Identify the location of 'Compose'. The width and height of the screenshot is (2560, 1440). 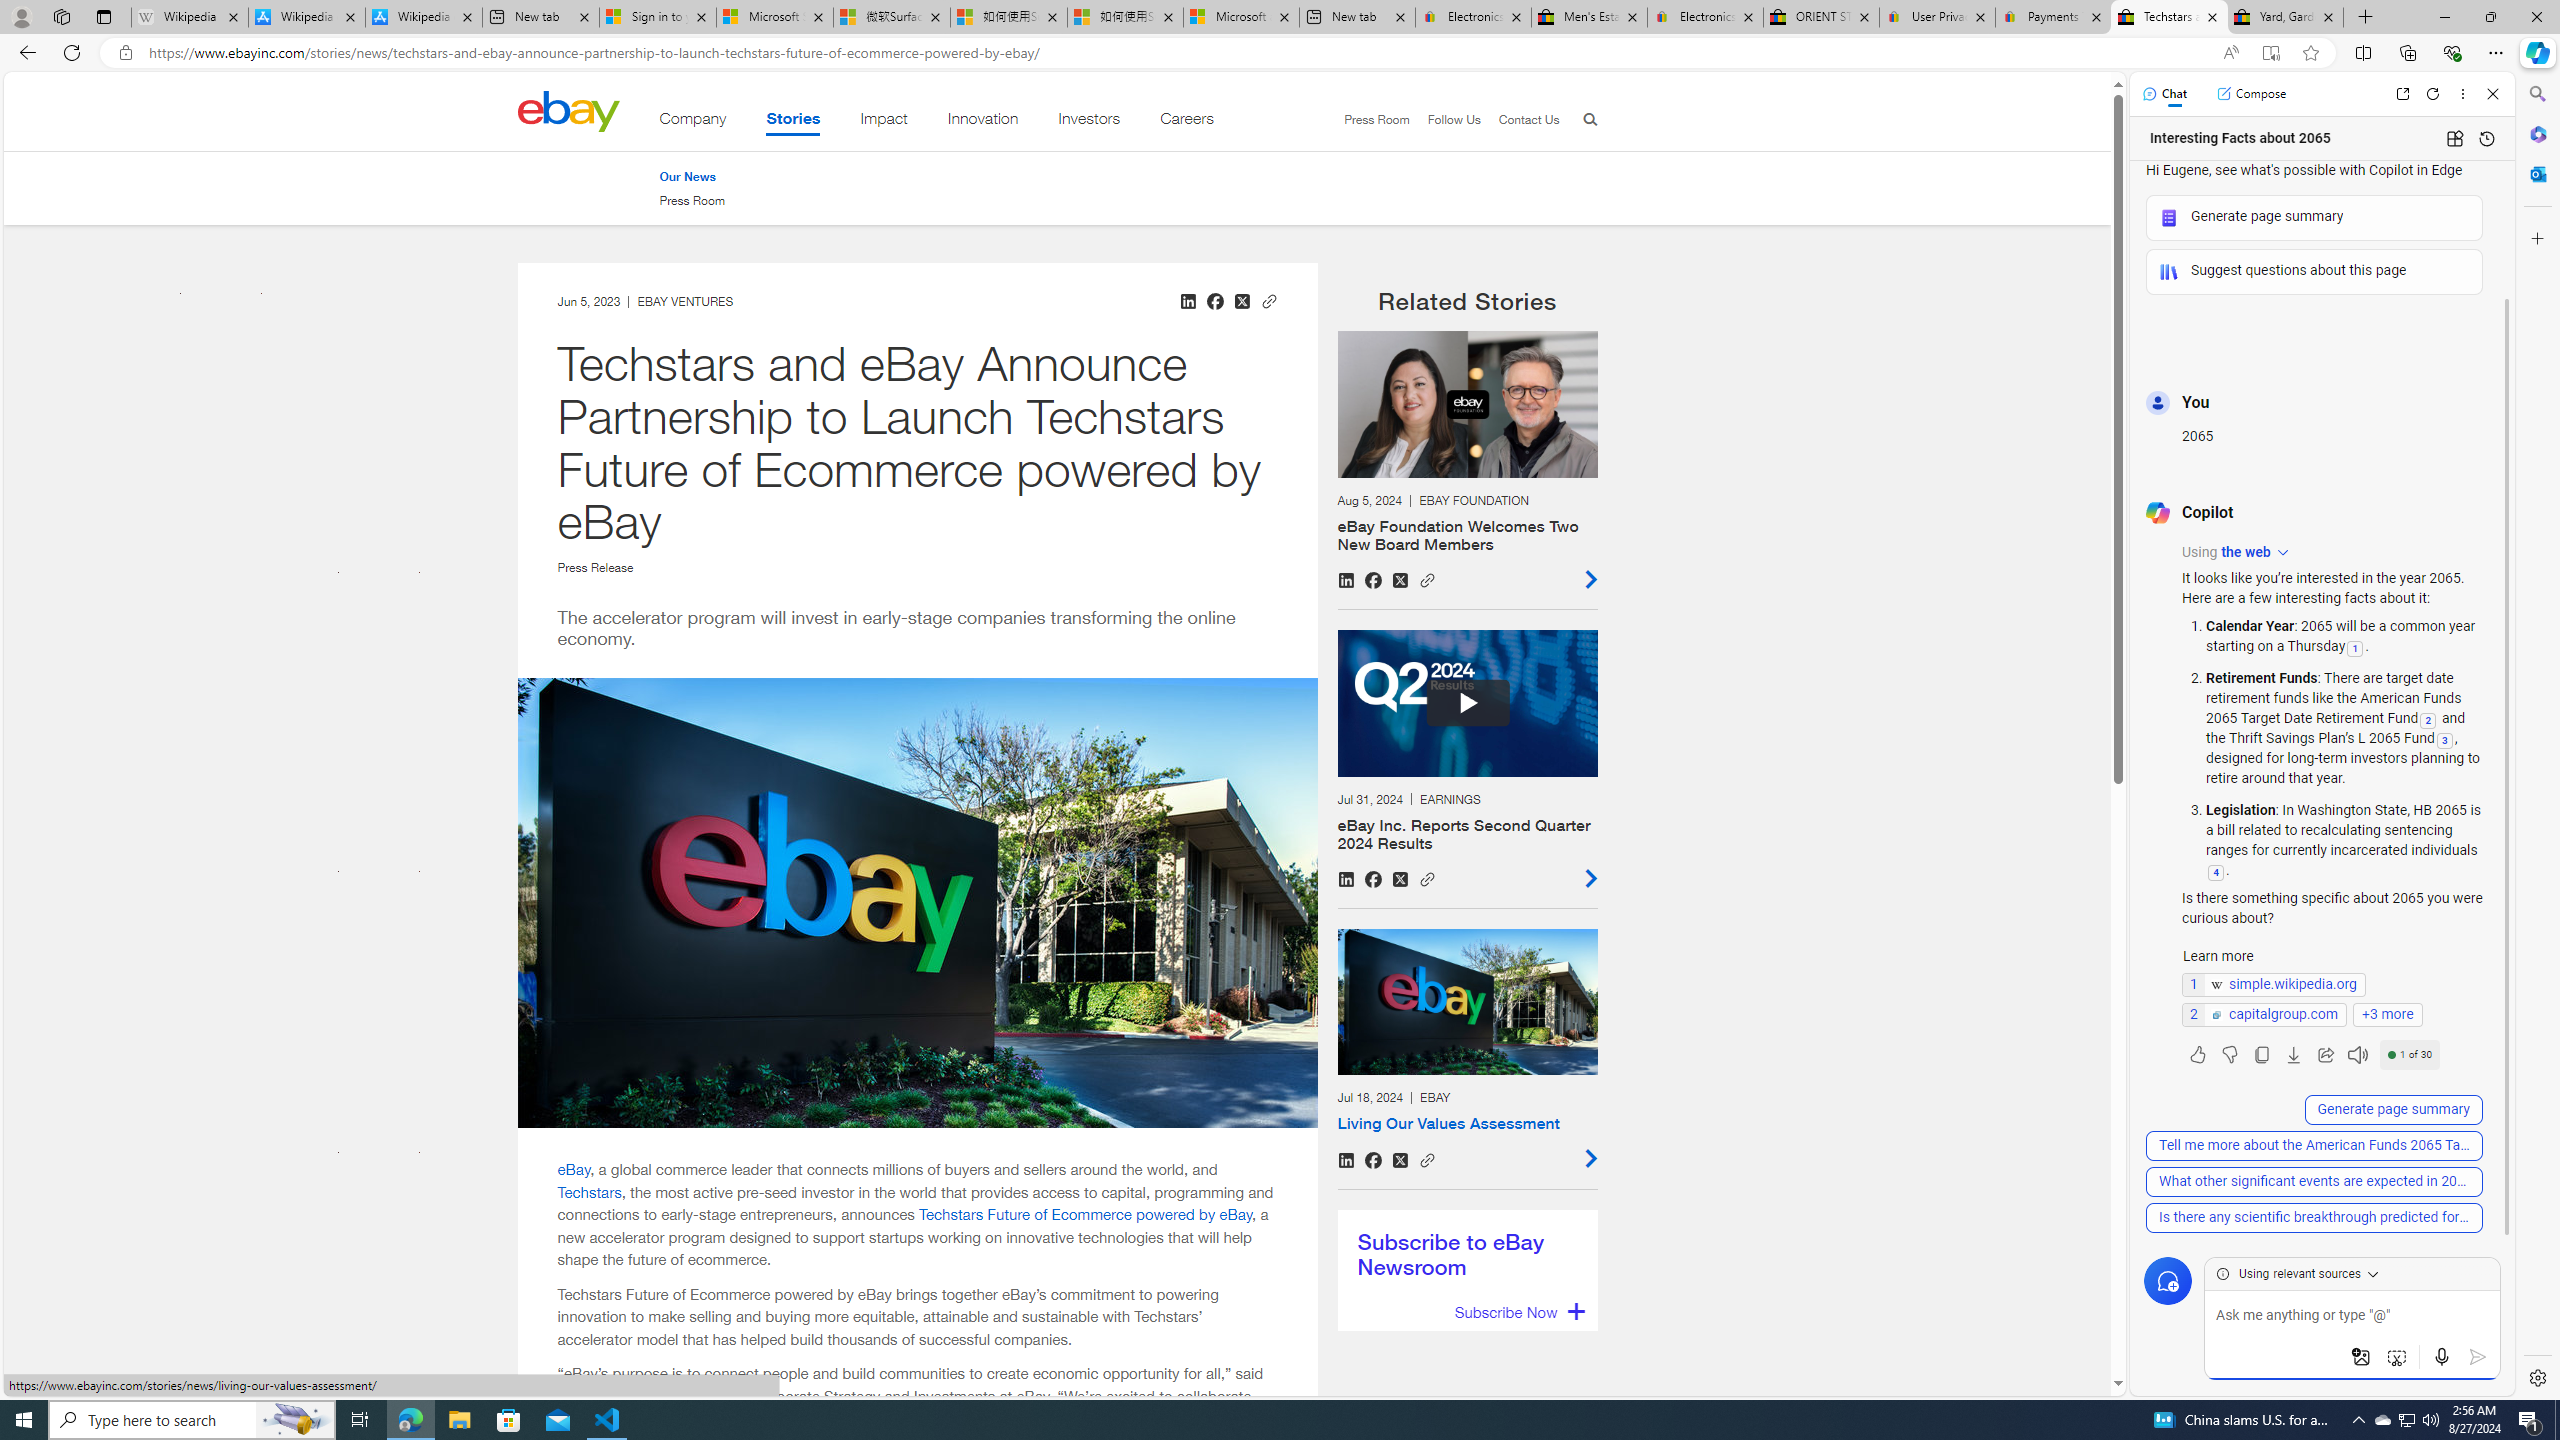
(2250, 92).